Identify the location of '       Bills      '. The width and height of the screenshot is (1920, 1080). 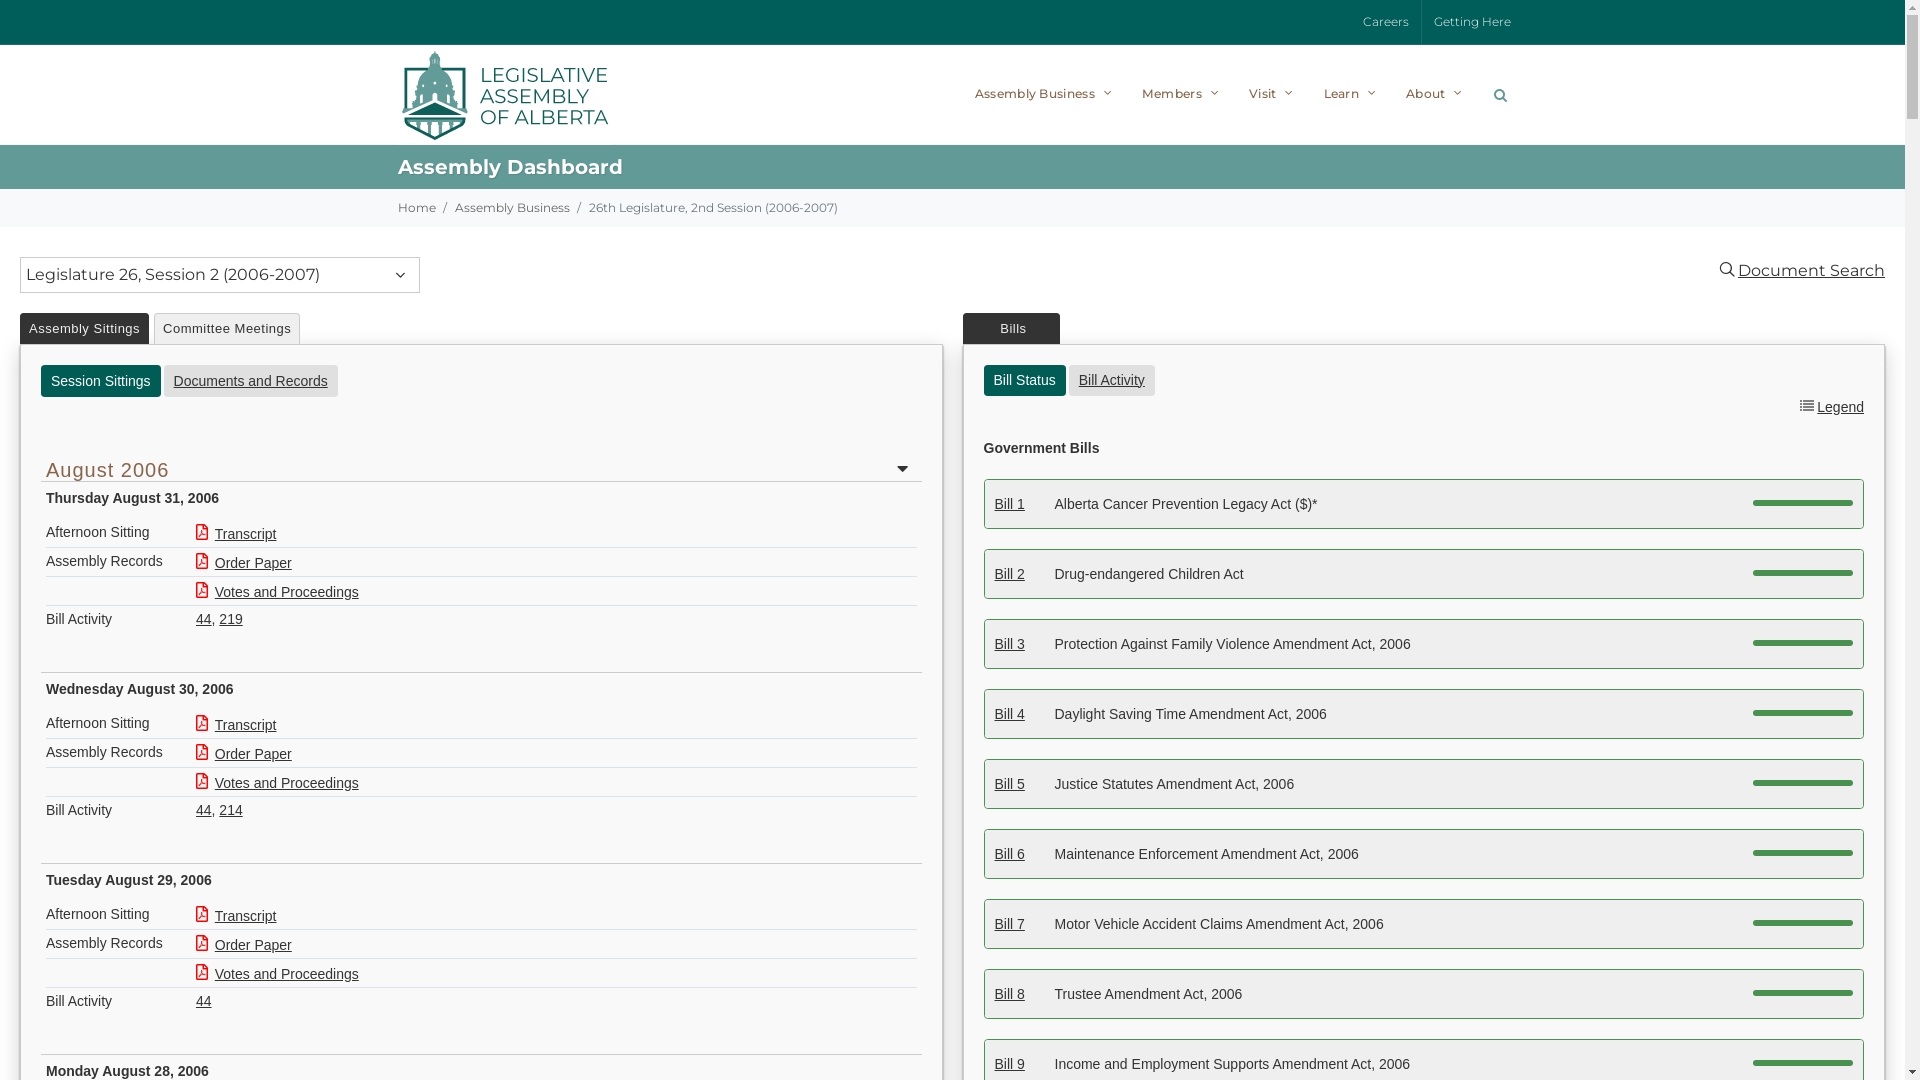
(1011, 327).